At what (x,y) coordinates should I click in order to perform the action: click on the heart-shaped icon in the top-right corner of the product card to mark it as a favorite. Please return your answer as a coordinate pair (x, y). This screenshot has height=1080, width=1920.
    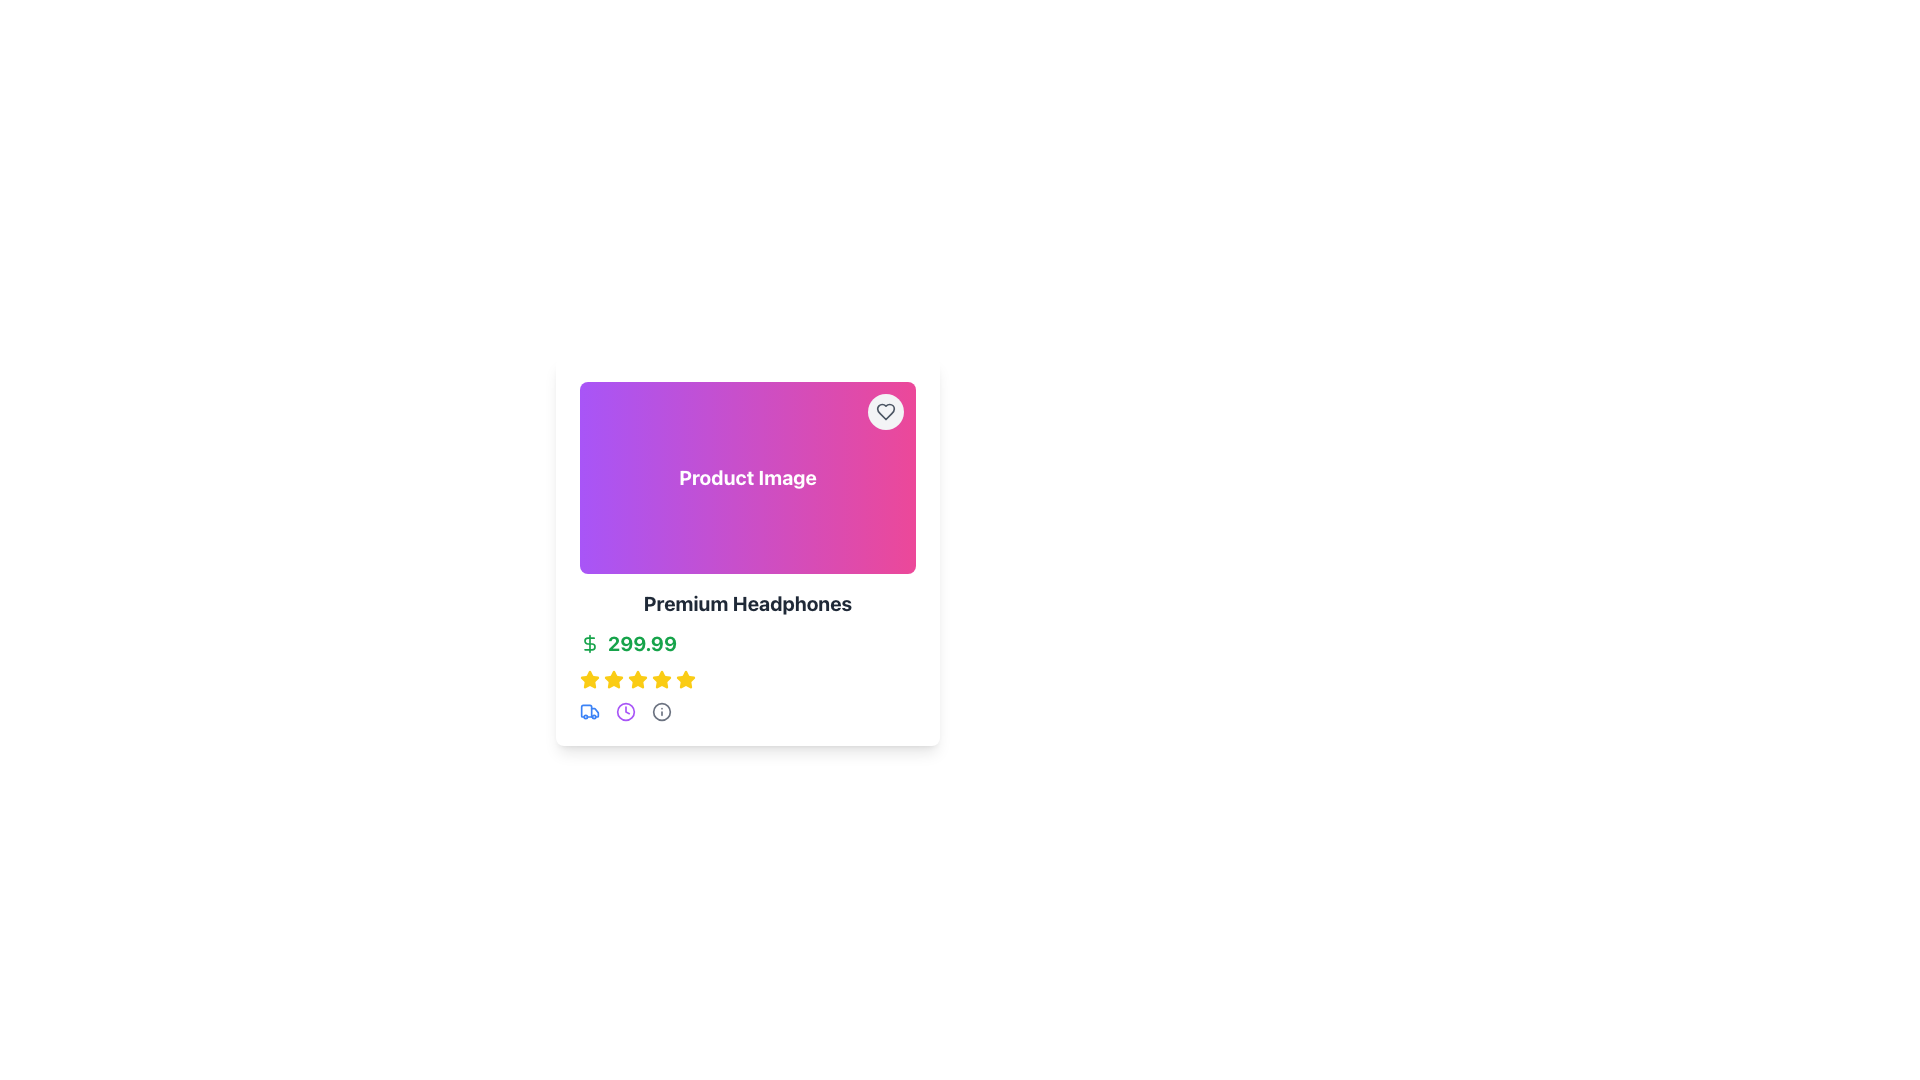
    Looking at the image, I should click on (885, 411).